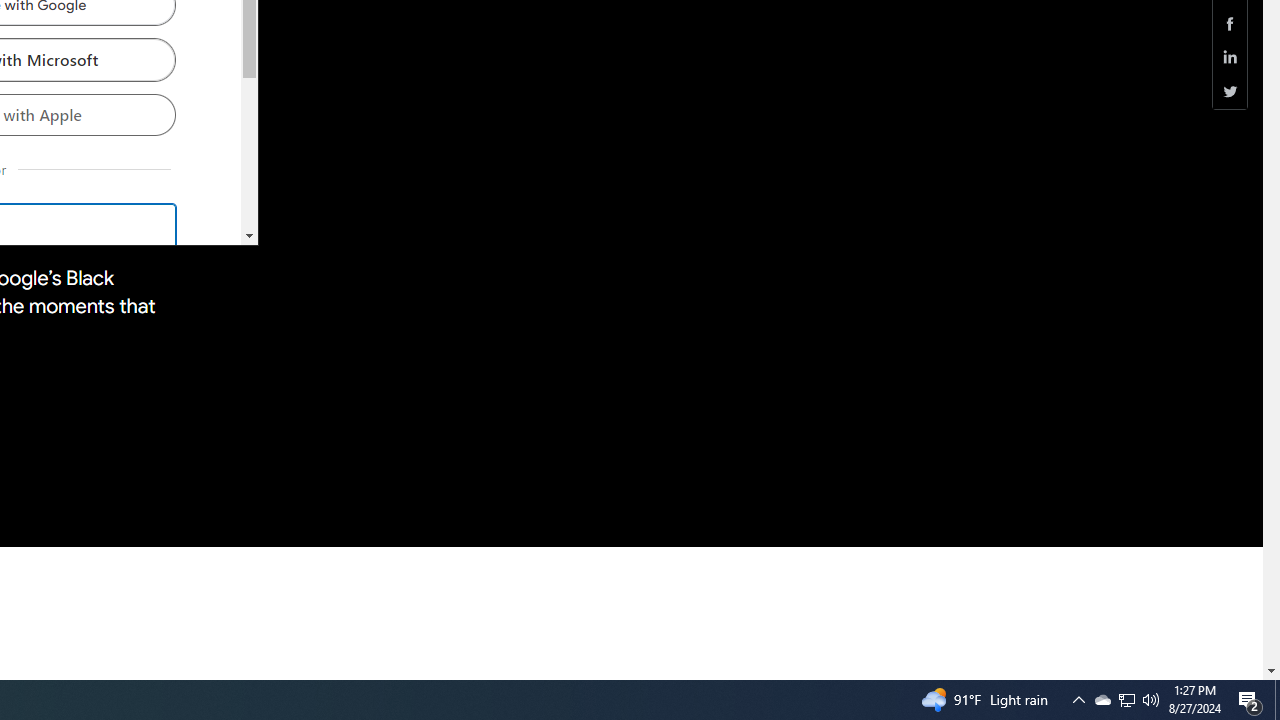 This screenshot has height=720, width=1280. Describe the element at coordinates (1078, 698) in the screenshot. I see `'Notification Chevron'` at that location.